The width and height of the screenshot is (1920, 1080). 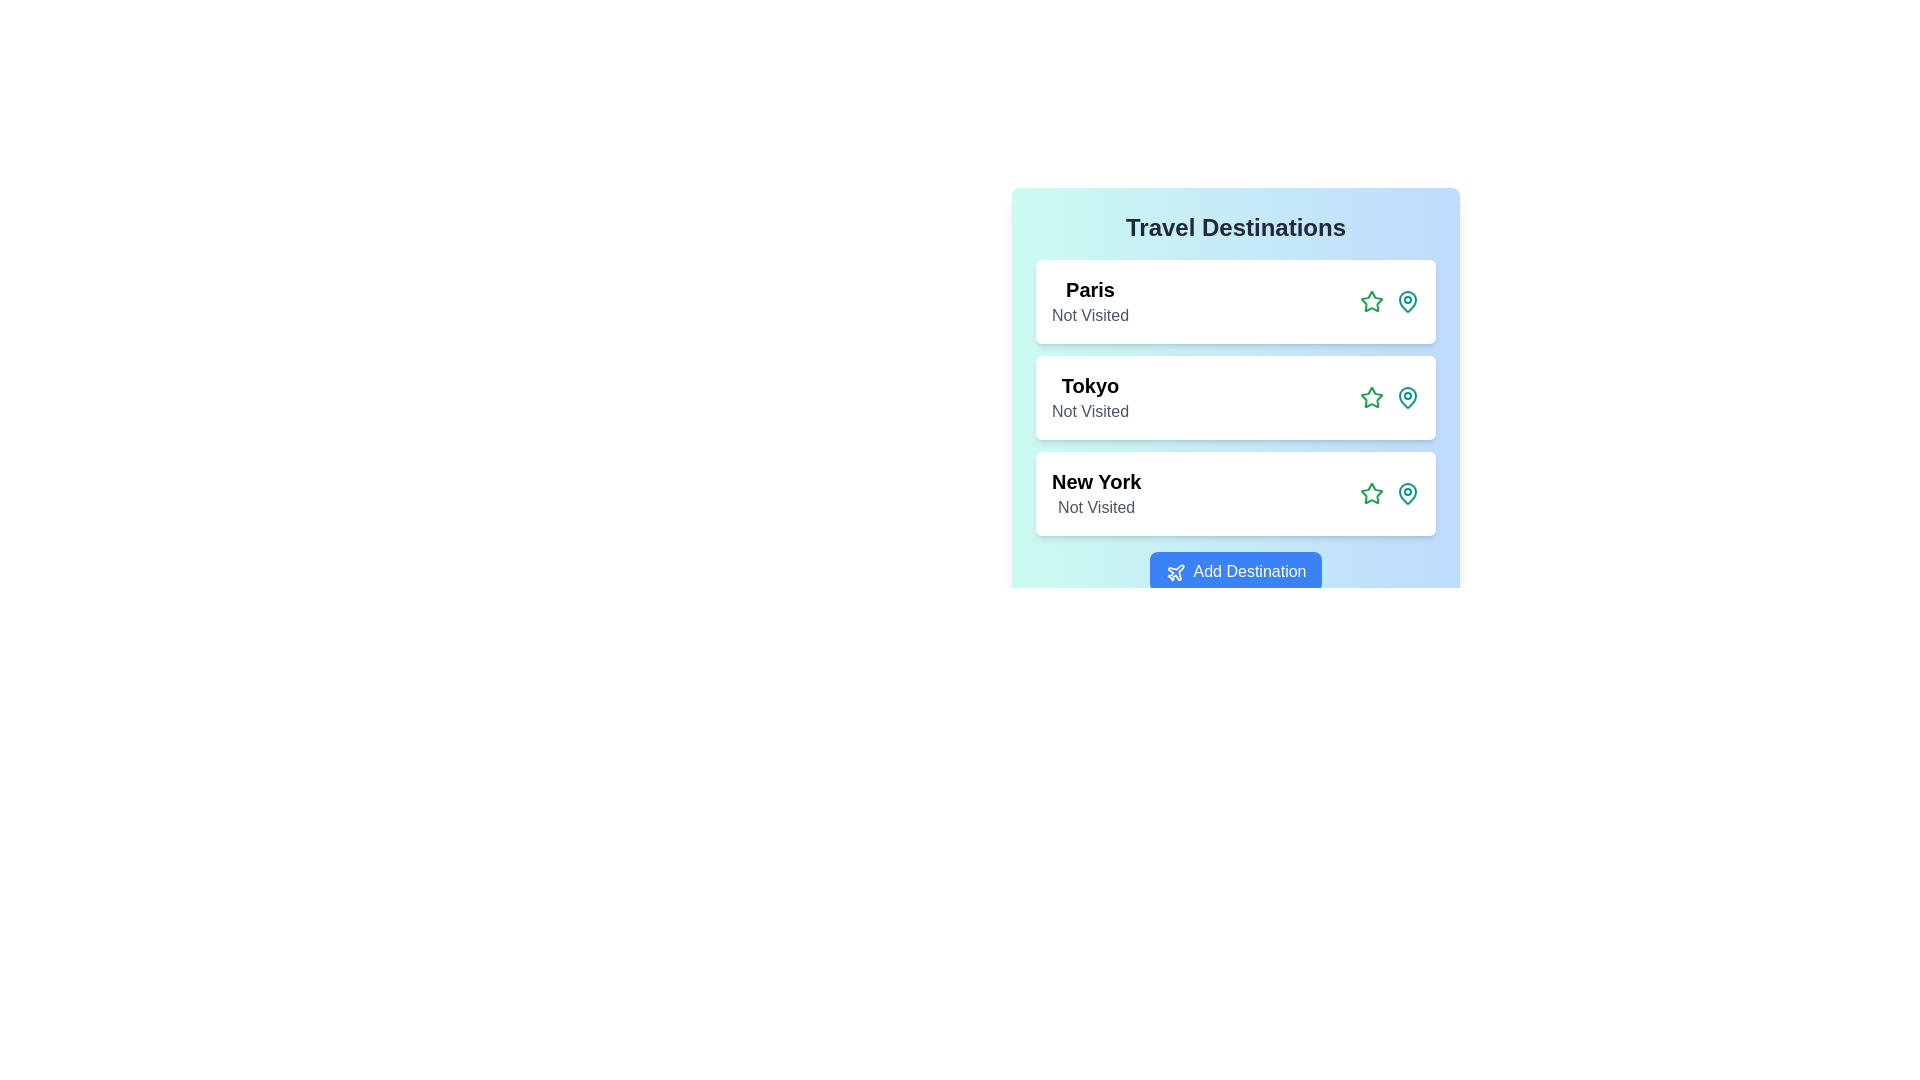 I want to click on the 'Add Destination' button to open a prompt for adding a new destination, so click(x=1235, y=571).